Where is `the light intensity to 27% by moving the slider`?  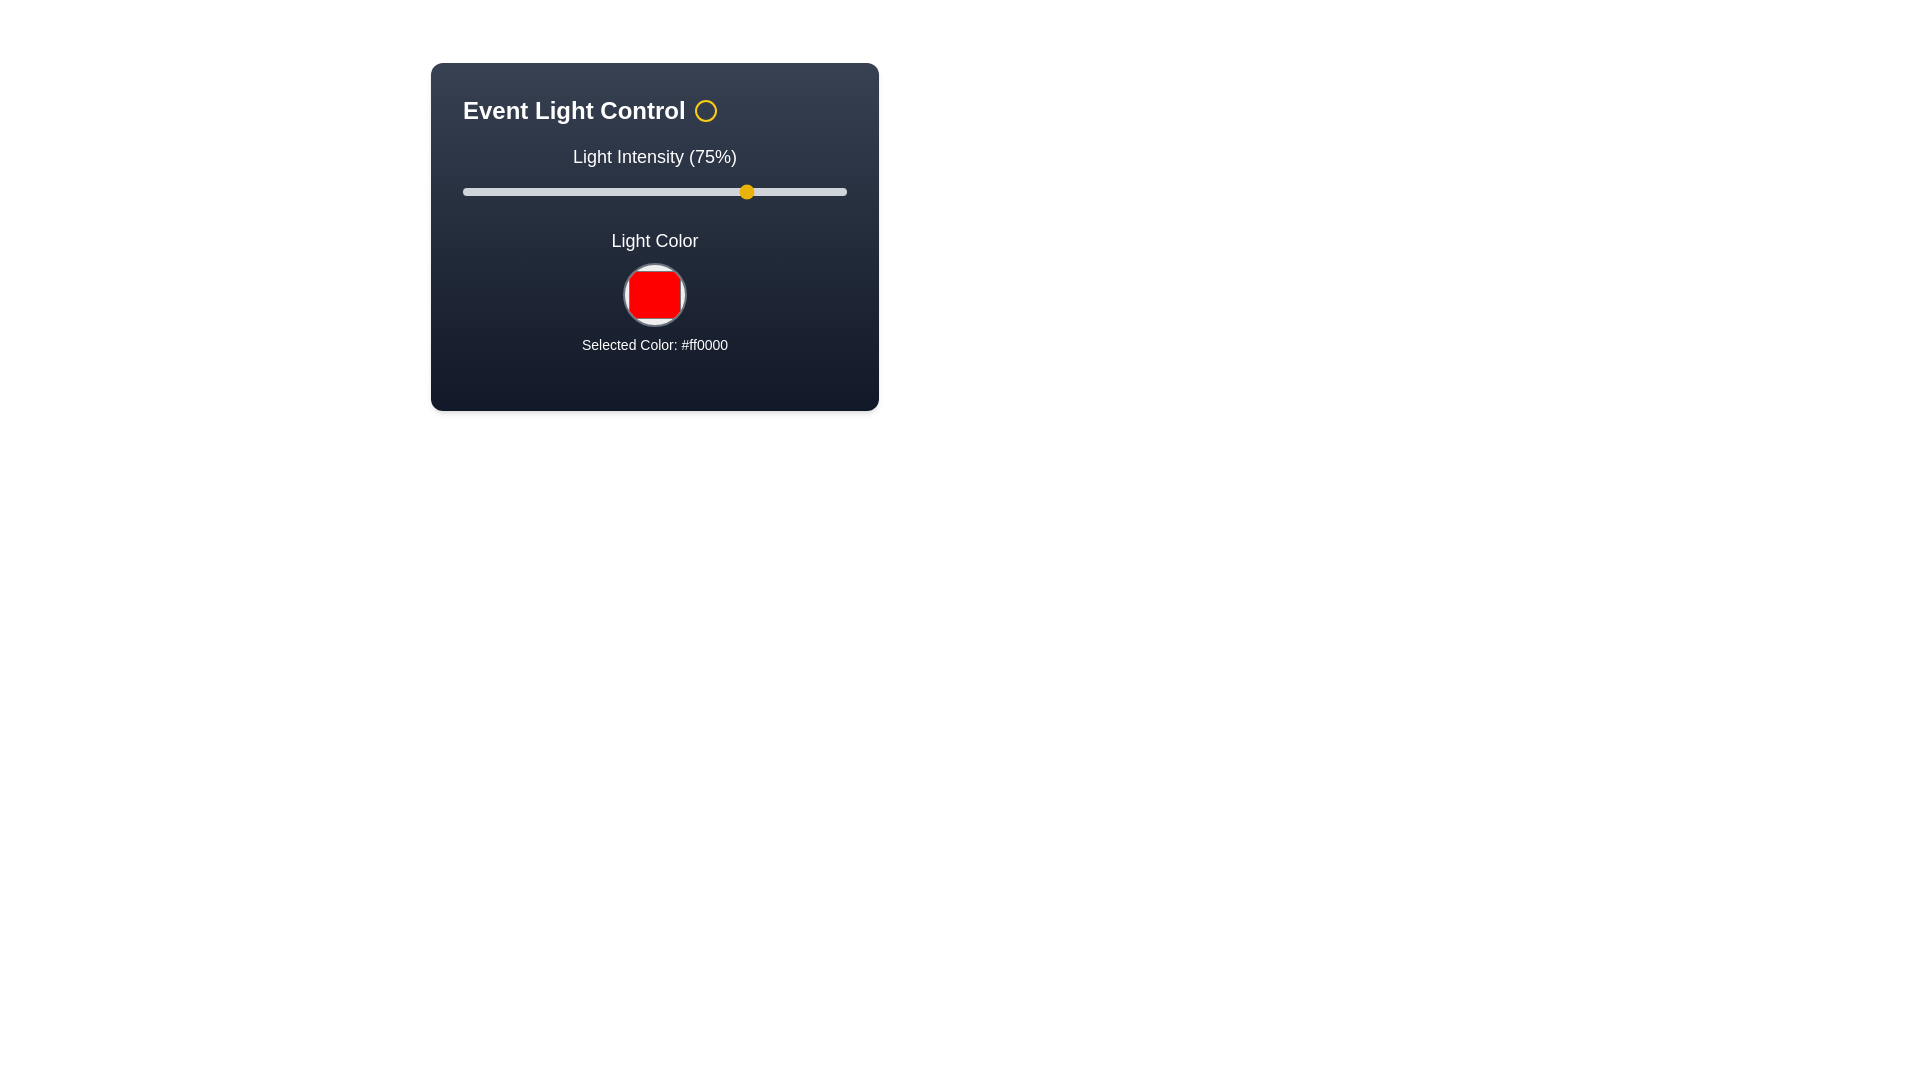
the light intensity to 27% by moving the slider is located at coordinates (565, 192).